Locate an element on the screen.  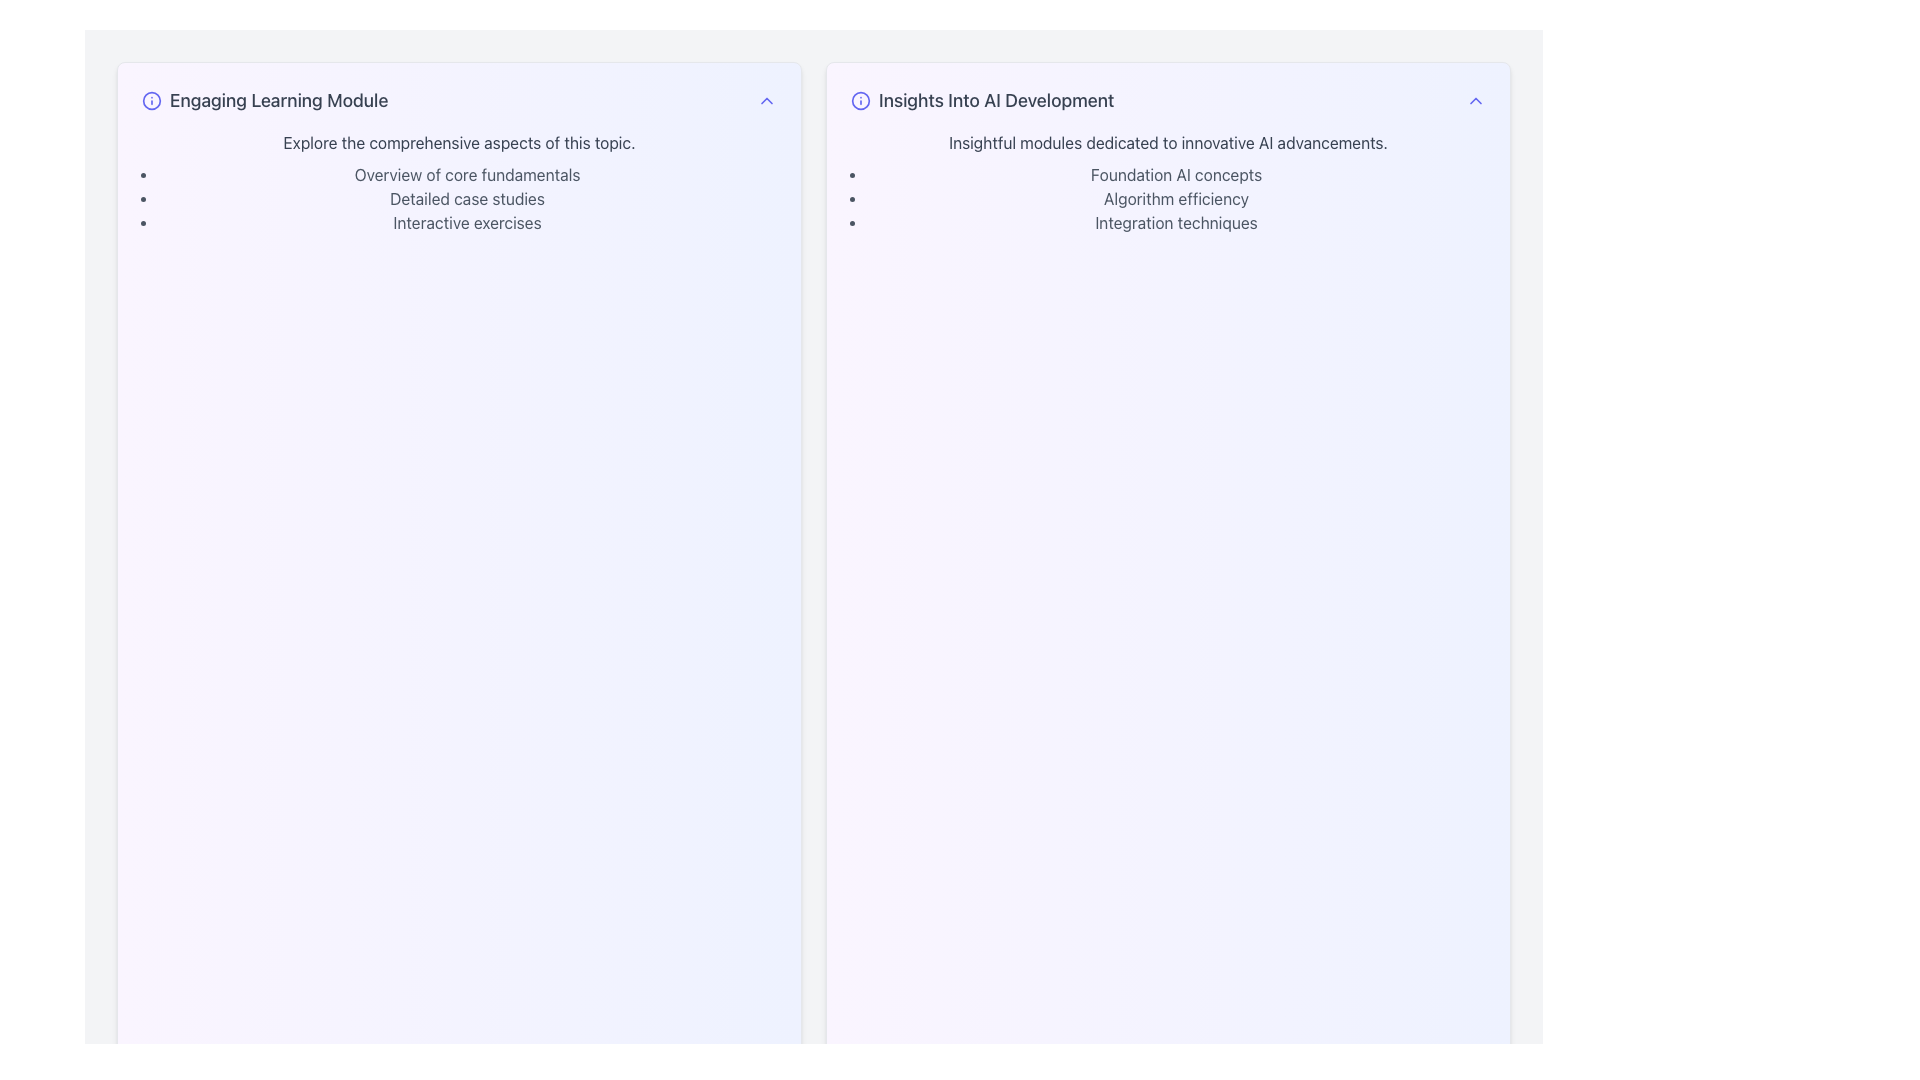
the Text Label / Heading located in the right panel of a two-column layout, near the top, serving as the first element of the column's content is located at coordinates (982, 100).